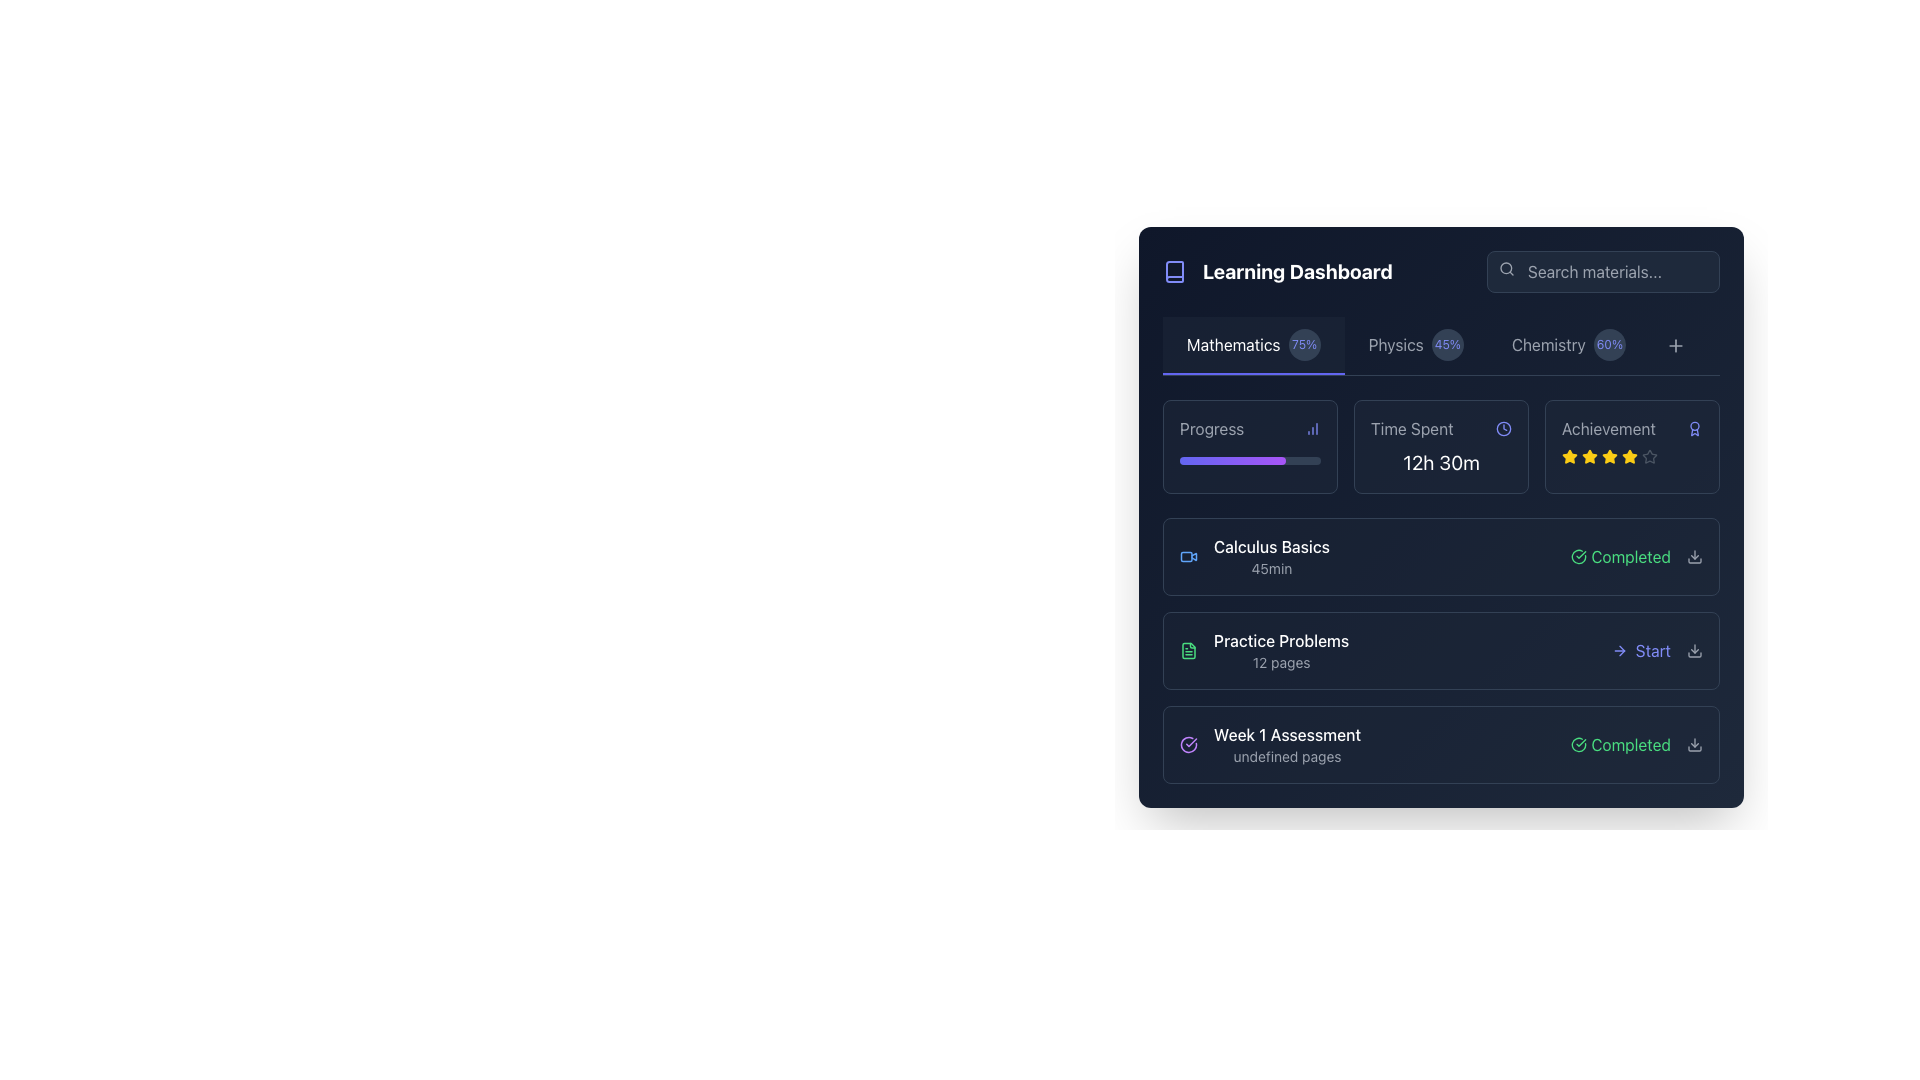 Image resolution: width=1920 pixels, height=1080 pixels. Describe the element at coordinates (1609, 343) in the screenshot. I see `the circular badge displaying '60%' with a dark slate-blue background located to the right of the 'Chemistry' label by moving the cursor to its center` at that location.